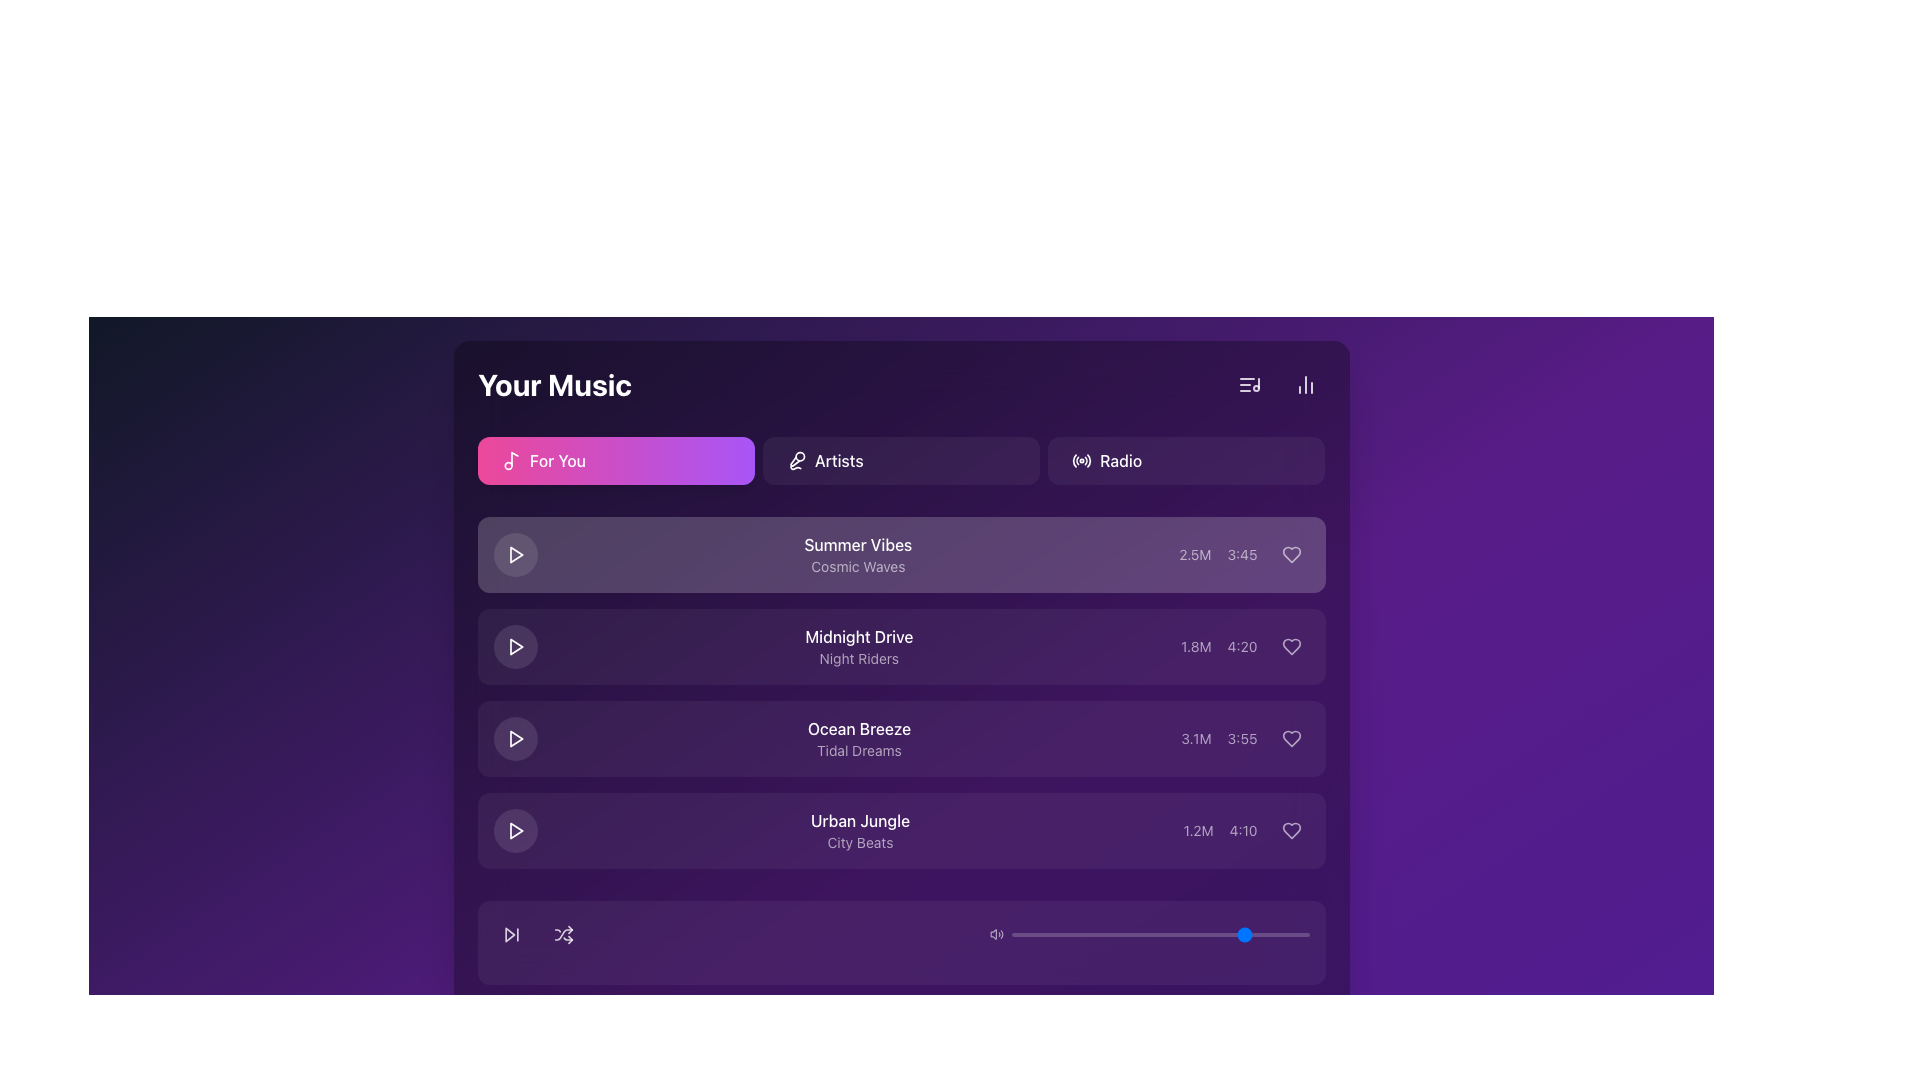 The image size is (1920, 1080). Describe the element at coordinates (900, 830) in the screenshot. I see `the fourth list item containing the play button, track title 'Urban Jungle', and subtitle 'City Beats'` at that location.